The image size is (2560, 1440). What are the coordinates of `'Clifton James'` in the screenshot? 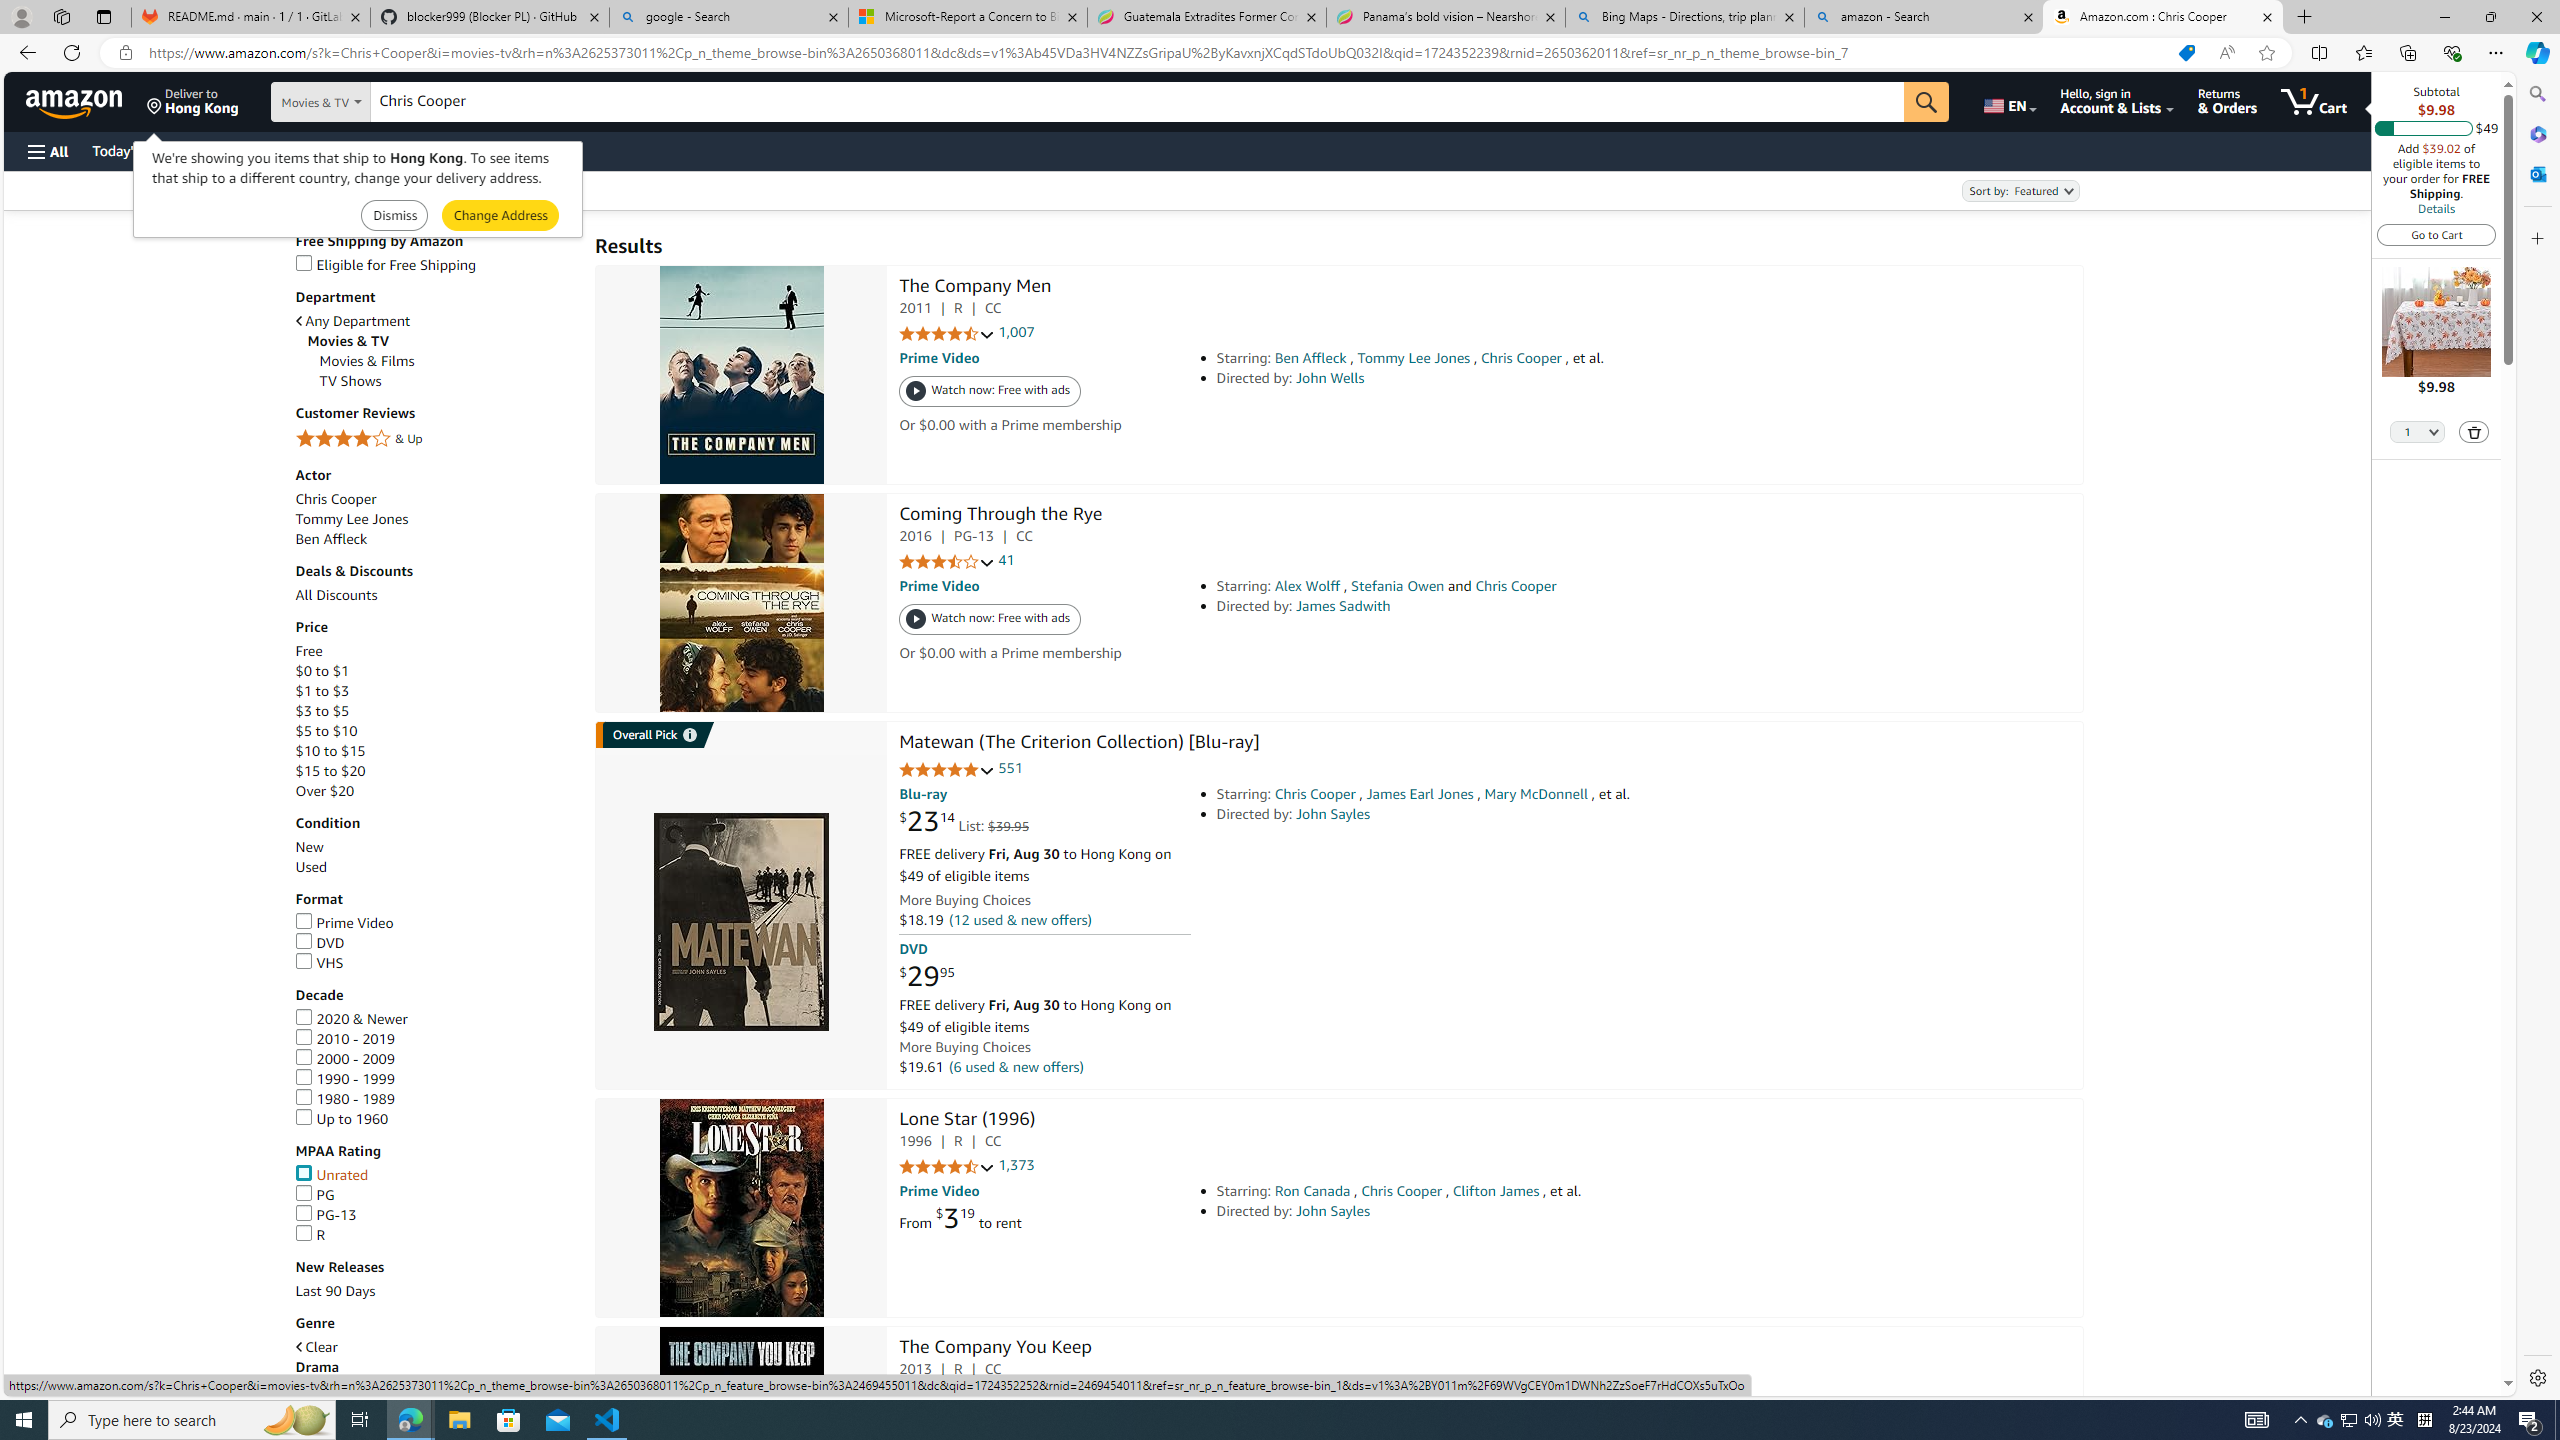 It's located at (1496, 1191).